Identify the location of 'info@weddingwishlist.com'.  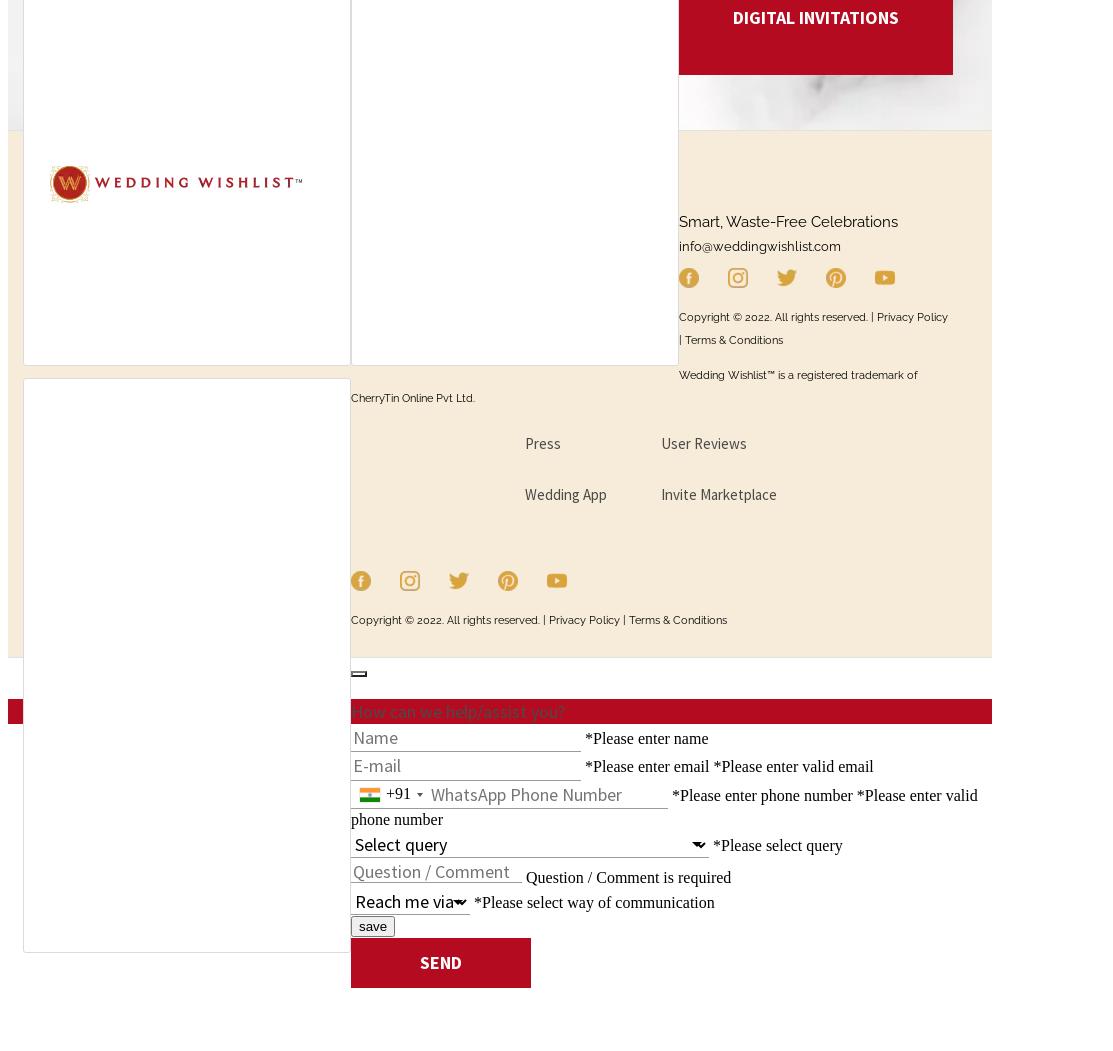
(758, 245).